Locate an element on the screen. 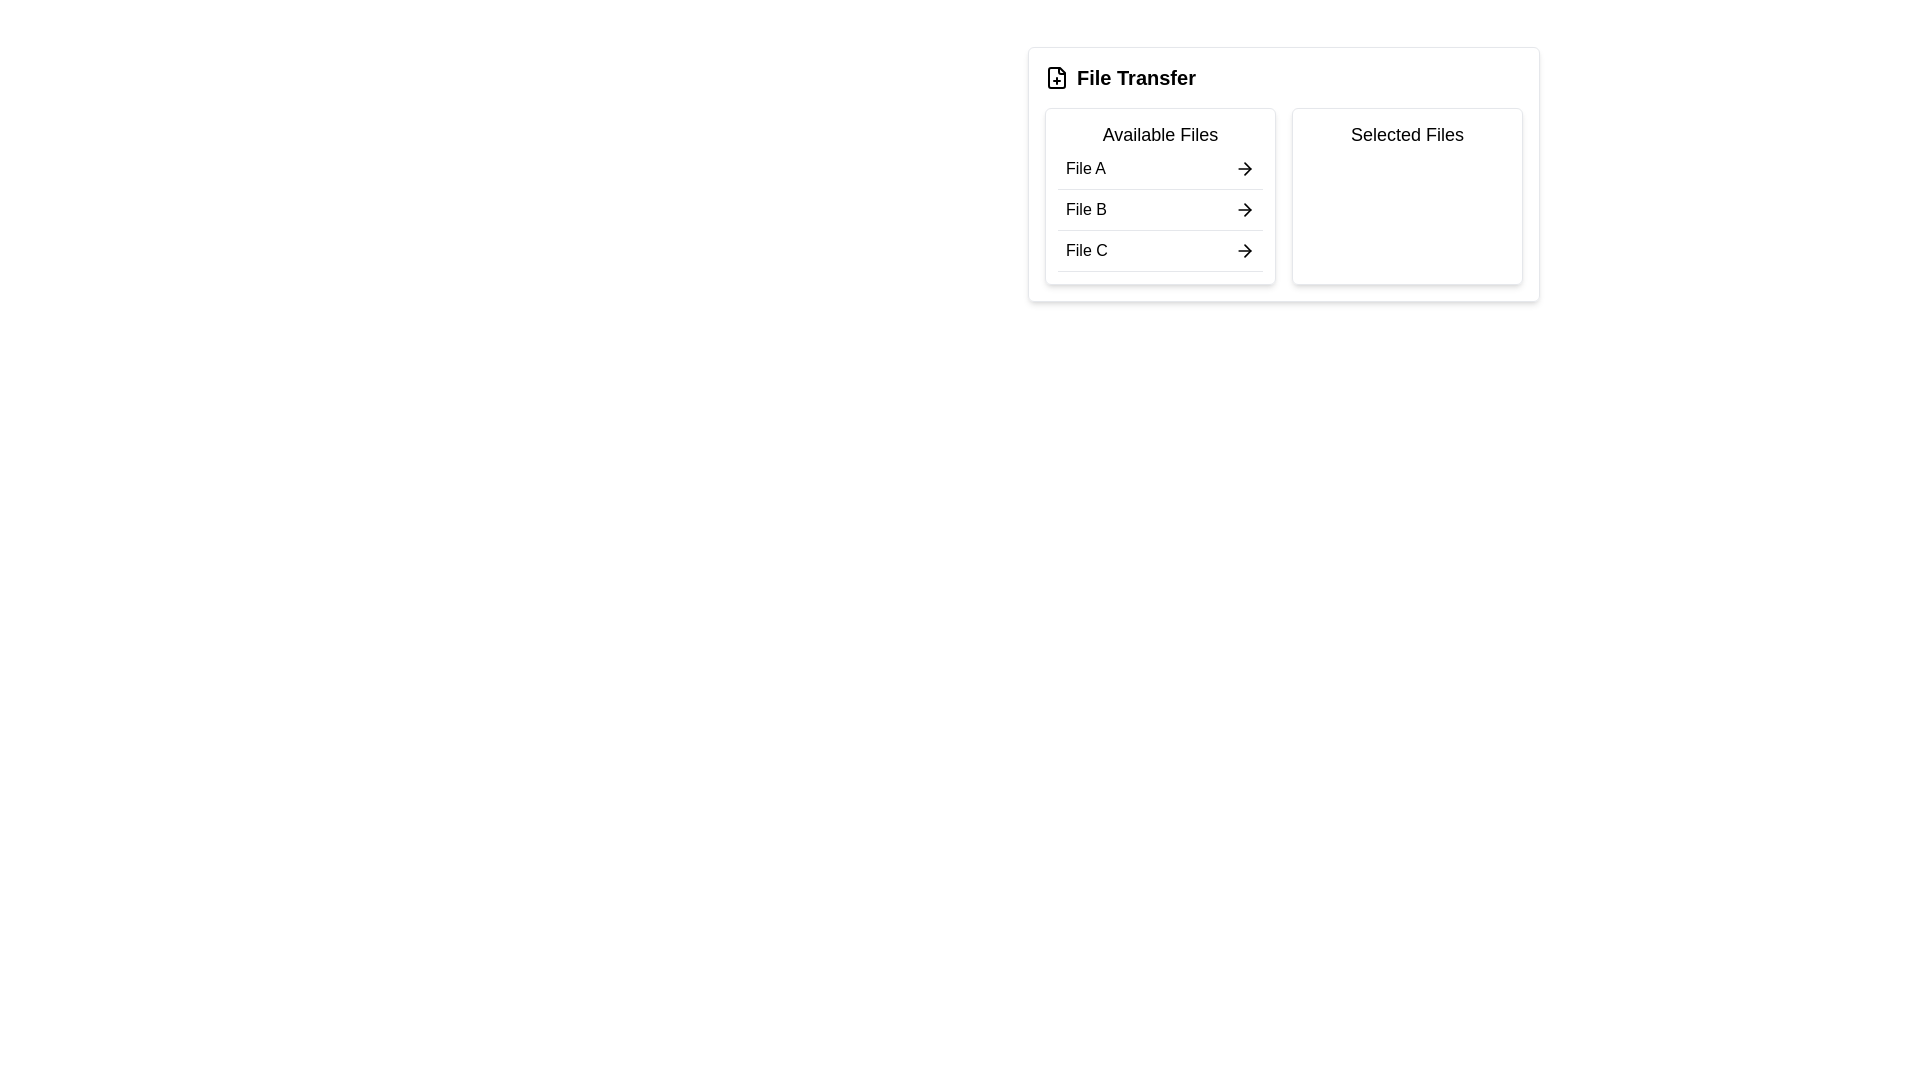 The width and height of the screenshot is (1920, 1080). the second list item labeled 'File B' in the 'Available Files' section is located at coordinates (1160, 210).